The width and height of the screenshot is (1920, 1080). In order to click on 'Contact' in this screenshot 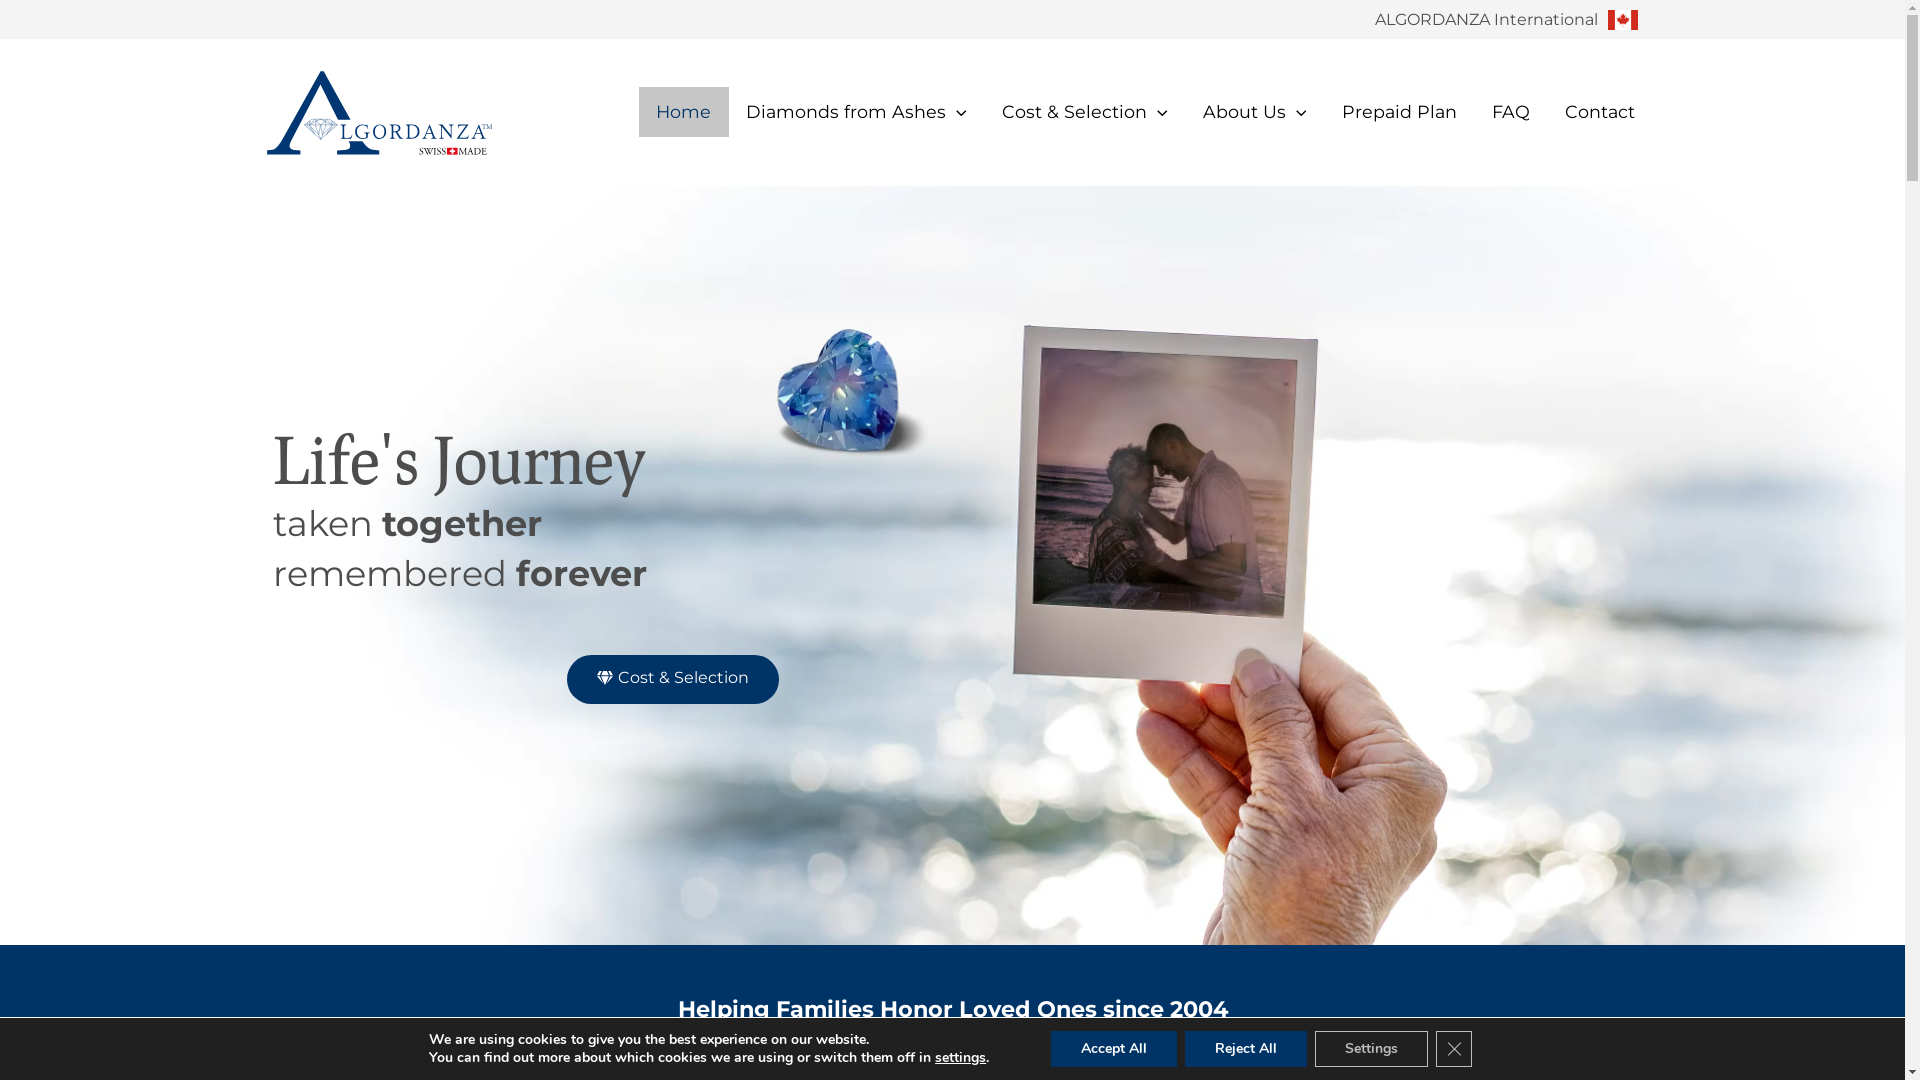, I will do `click(1598, 111)`.